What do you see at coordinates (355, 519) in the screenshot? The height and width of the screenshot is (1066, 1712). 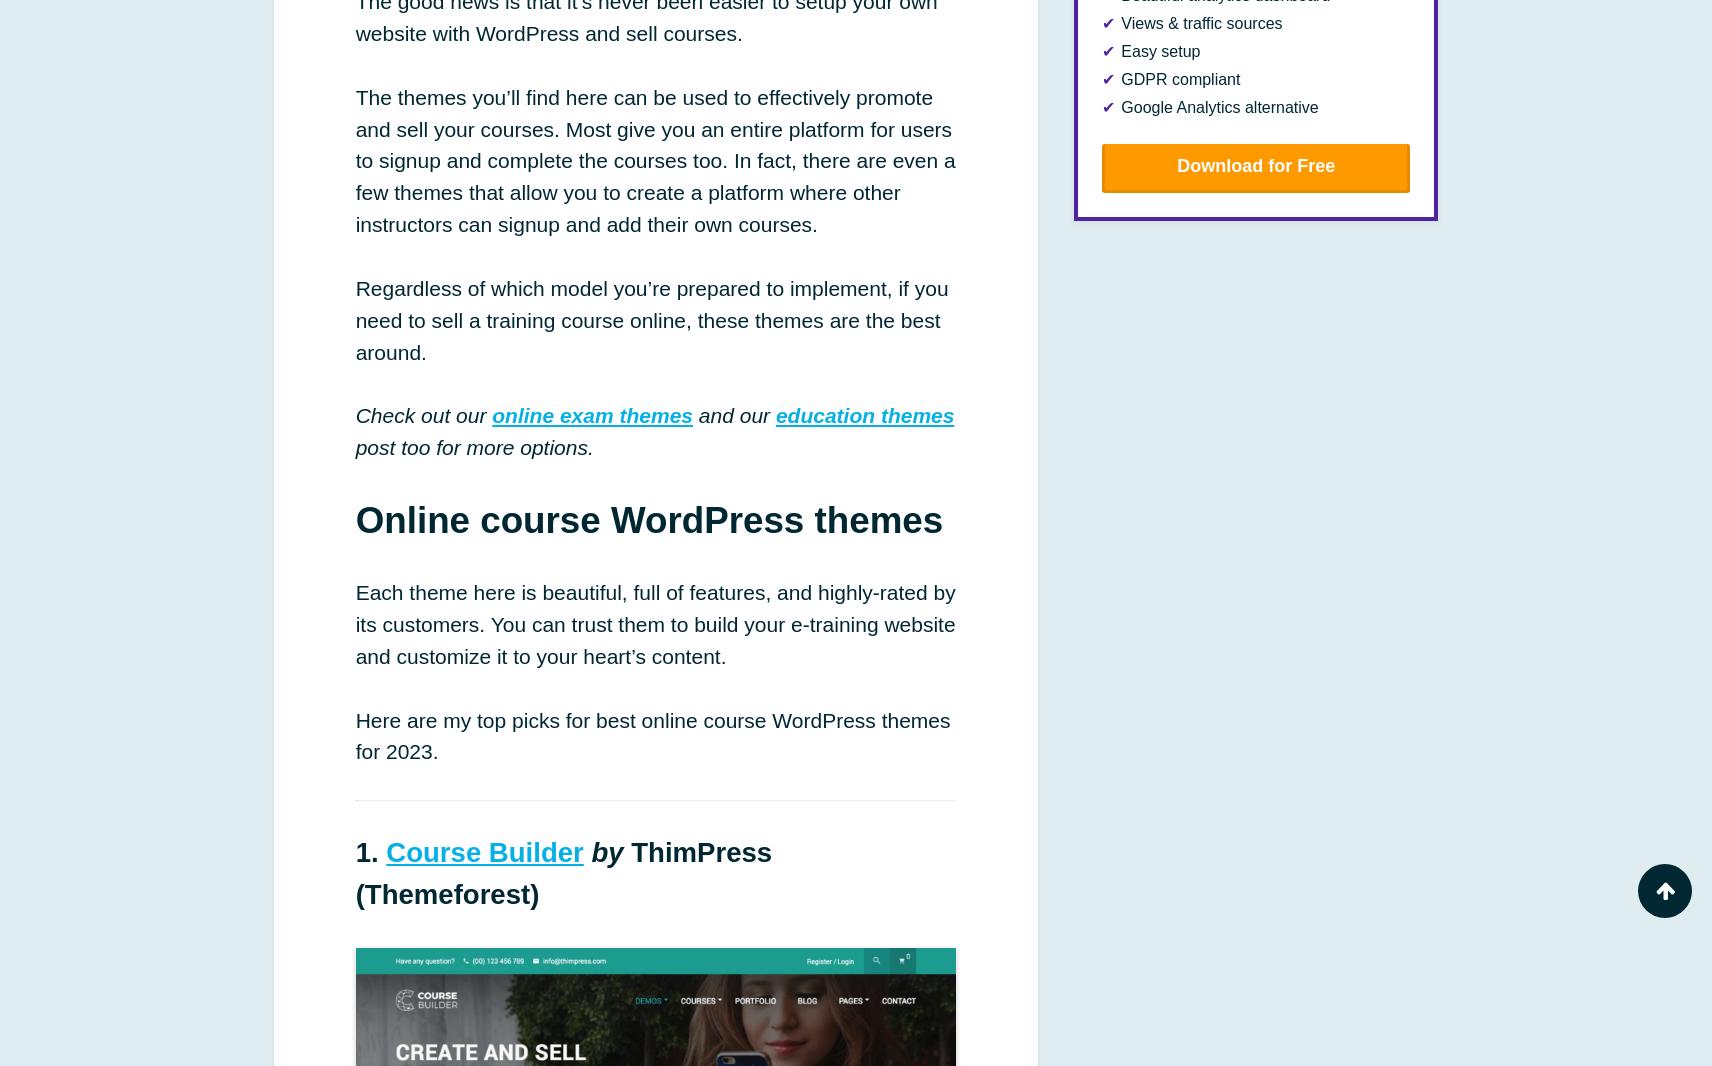 I see `'Online course WordPress themes'` at bounding box center [355, 519].